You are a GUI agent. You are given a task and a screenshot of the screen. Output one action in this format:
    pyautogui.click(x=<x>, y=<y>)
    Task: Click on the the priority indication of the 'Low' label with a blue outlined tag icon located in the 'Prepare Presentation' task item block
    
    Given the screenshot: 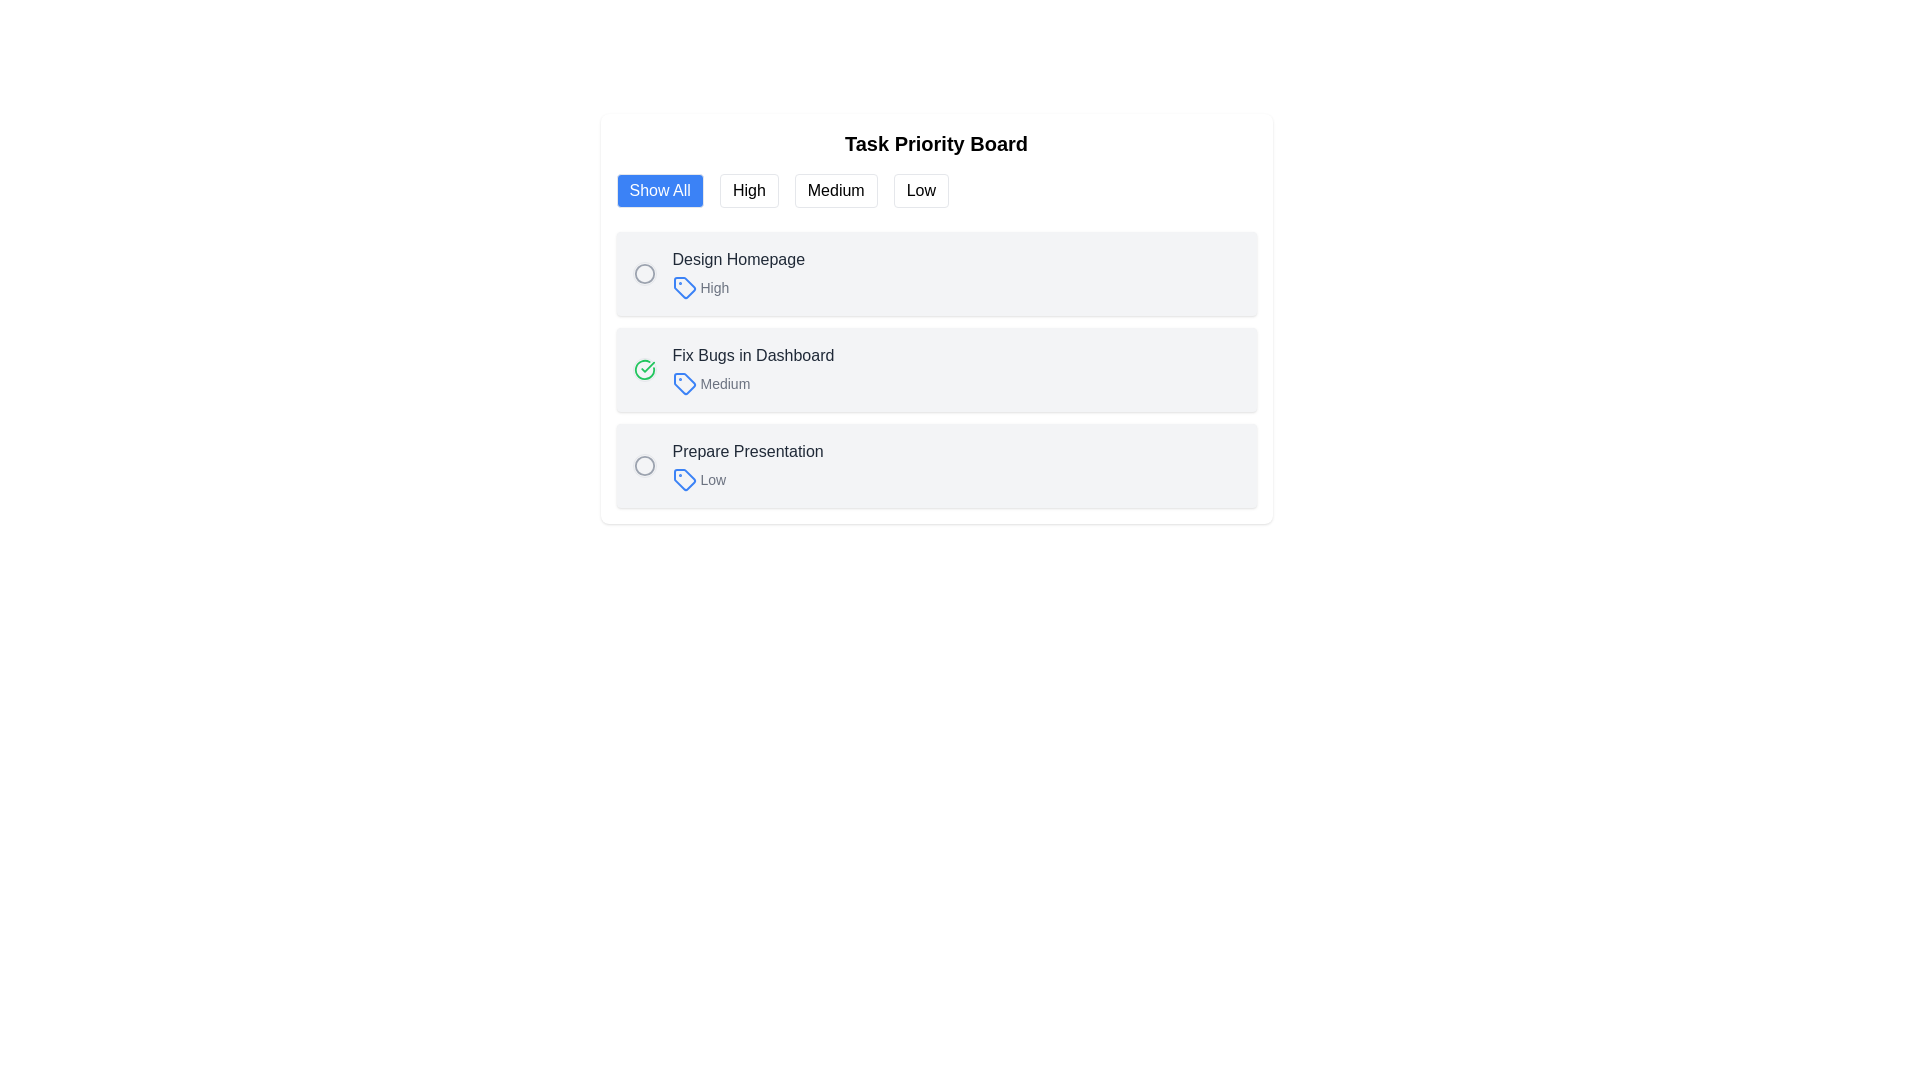 What is the action you would take?
    pyautogui.click(x=747, y=479)
    